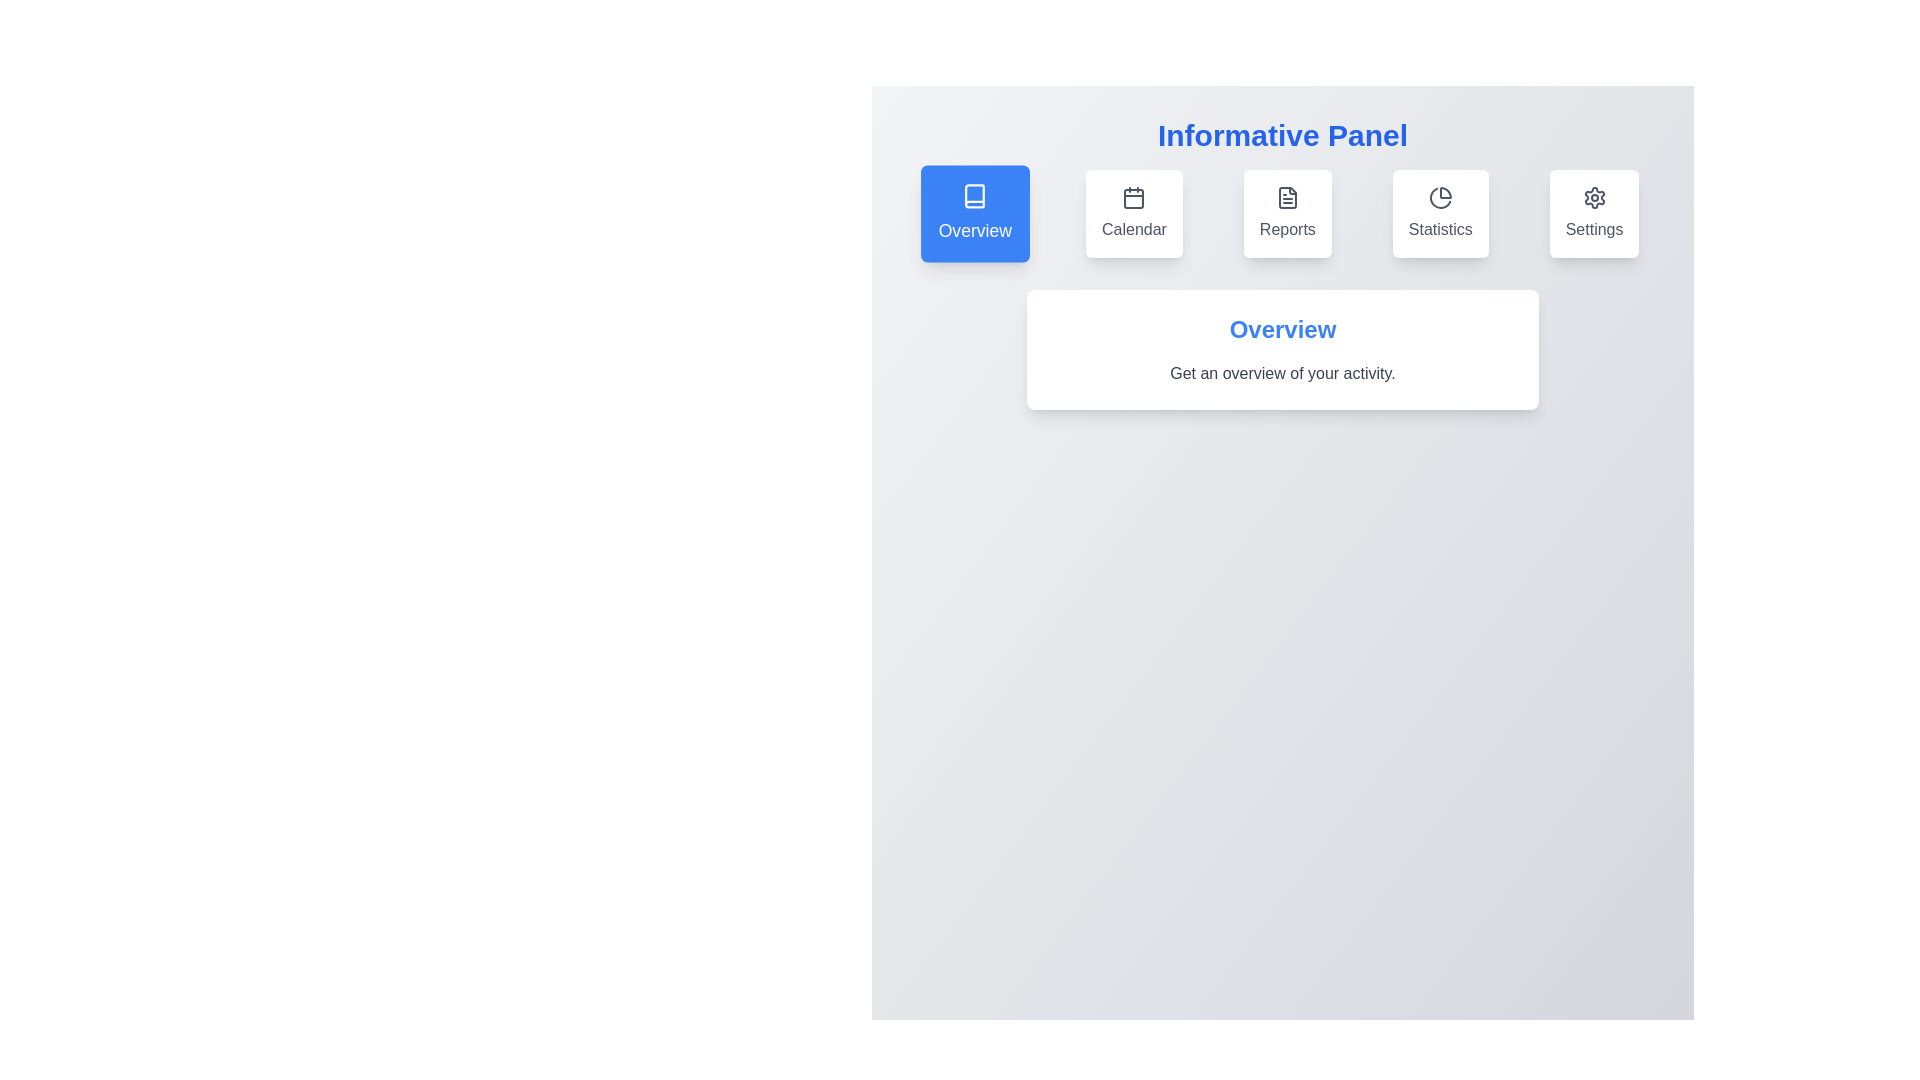 This screenshot has width=1920, height=1080. Describe the element at coordinates (1287, 197) in the screenshot. I see `the compact icon resembling a sheet of paper located in the 'Reports' section of the main navigation panel` at that location.